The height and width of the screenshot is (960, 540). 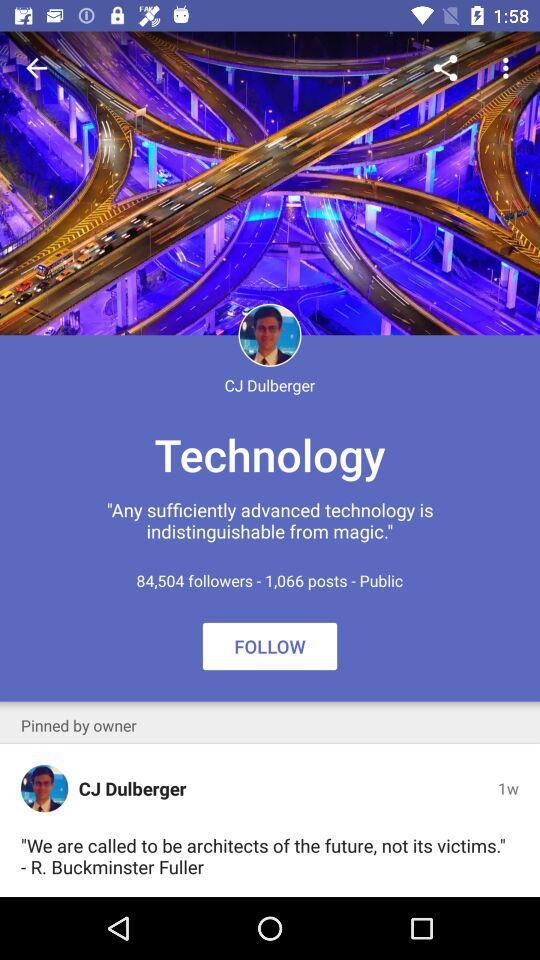 I want to click on icon below the 84 504 followers, so click(x=77, y=724).